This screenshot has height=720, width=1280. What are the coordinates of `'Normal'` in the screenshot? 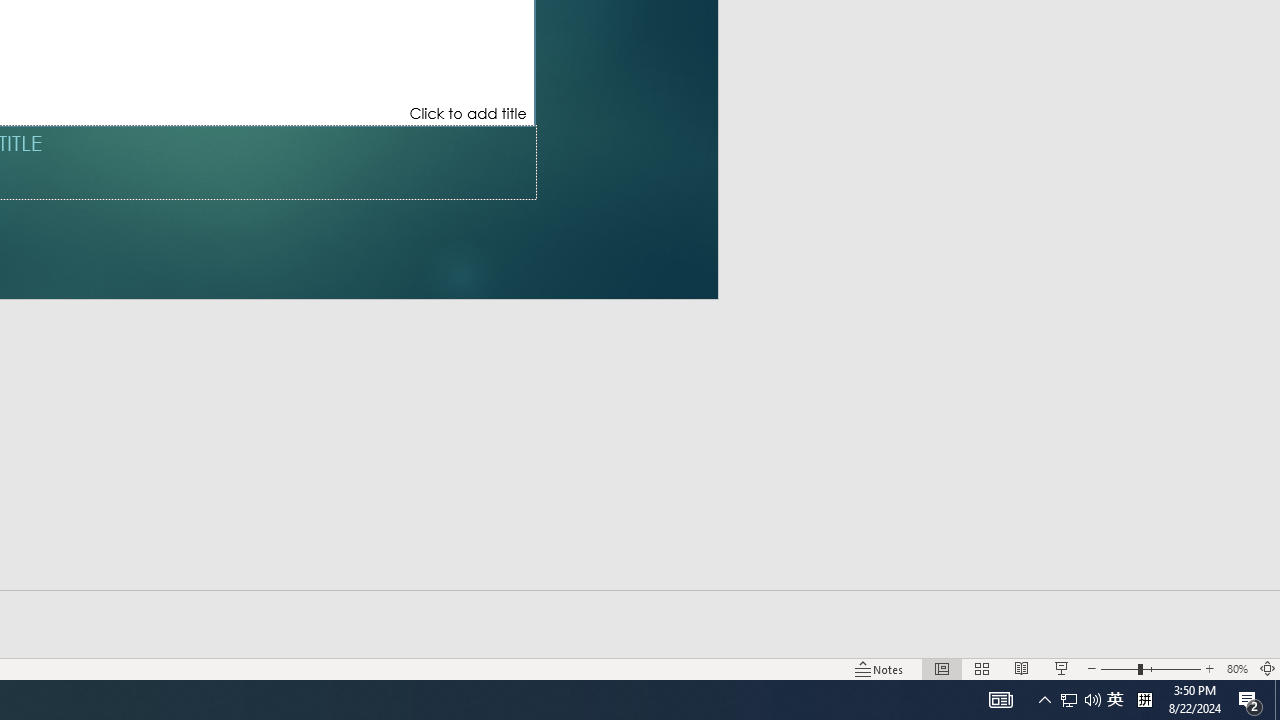 It's located at (941, 669).